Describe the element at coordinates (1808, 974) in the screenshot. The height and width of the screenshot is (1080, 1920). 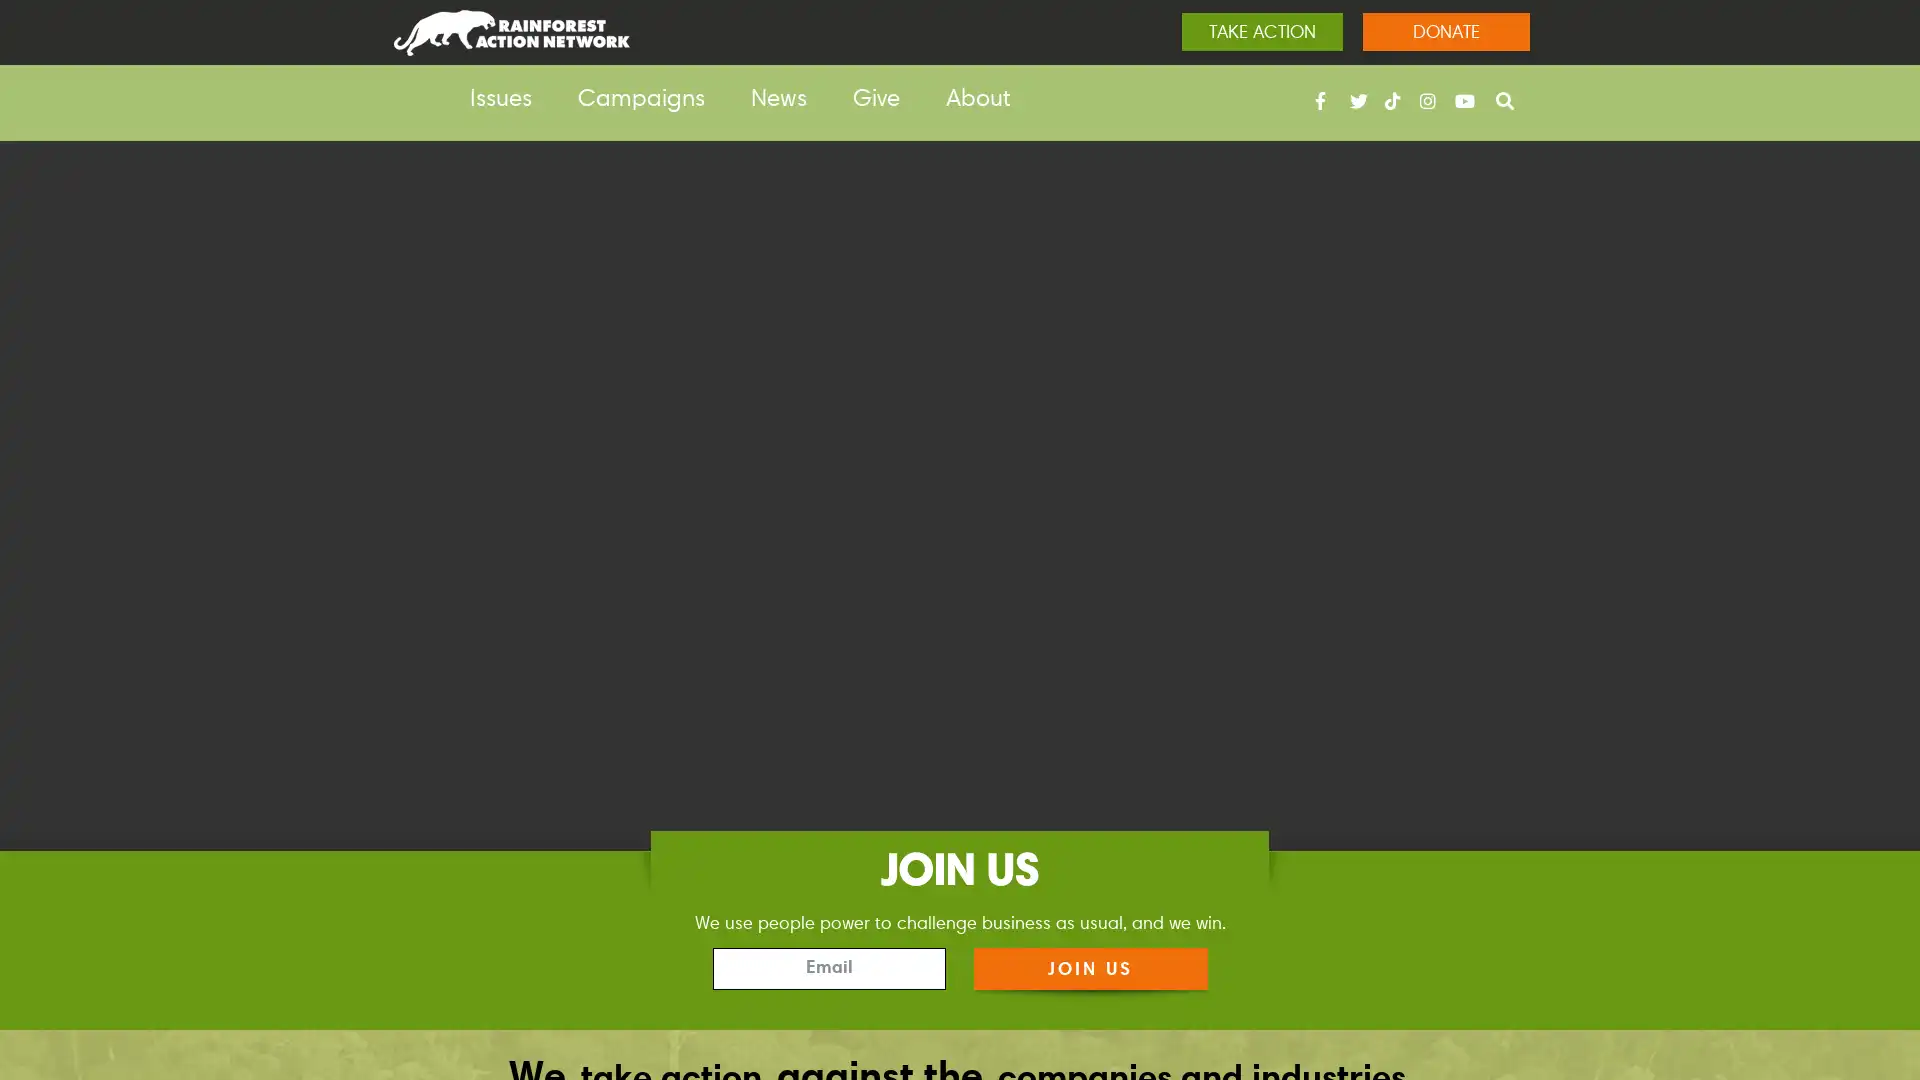
I see `enter full screen` at that location.